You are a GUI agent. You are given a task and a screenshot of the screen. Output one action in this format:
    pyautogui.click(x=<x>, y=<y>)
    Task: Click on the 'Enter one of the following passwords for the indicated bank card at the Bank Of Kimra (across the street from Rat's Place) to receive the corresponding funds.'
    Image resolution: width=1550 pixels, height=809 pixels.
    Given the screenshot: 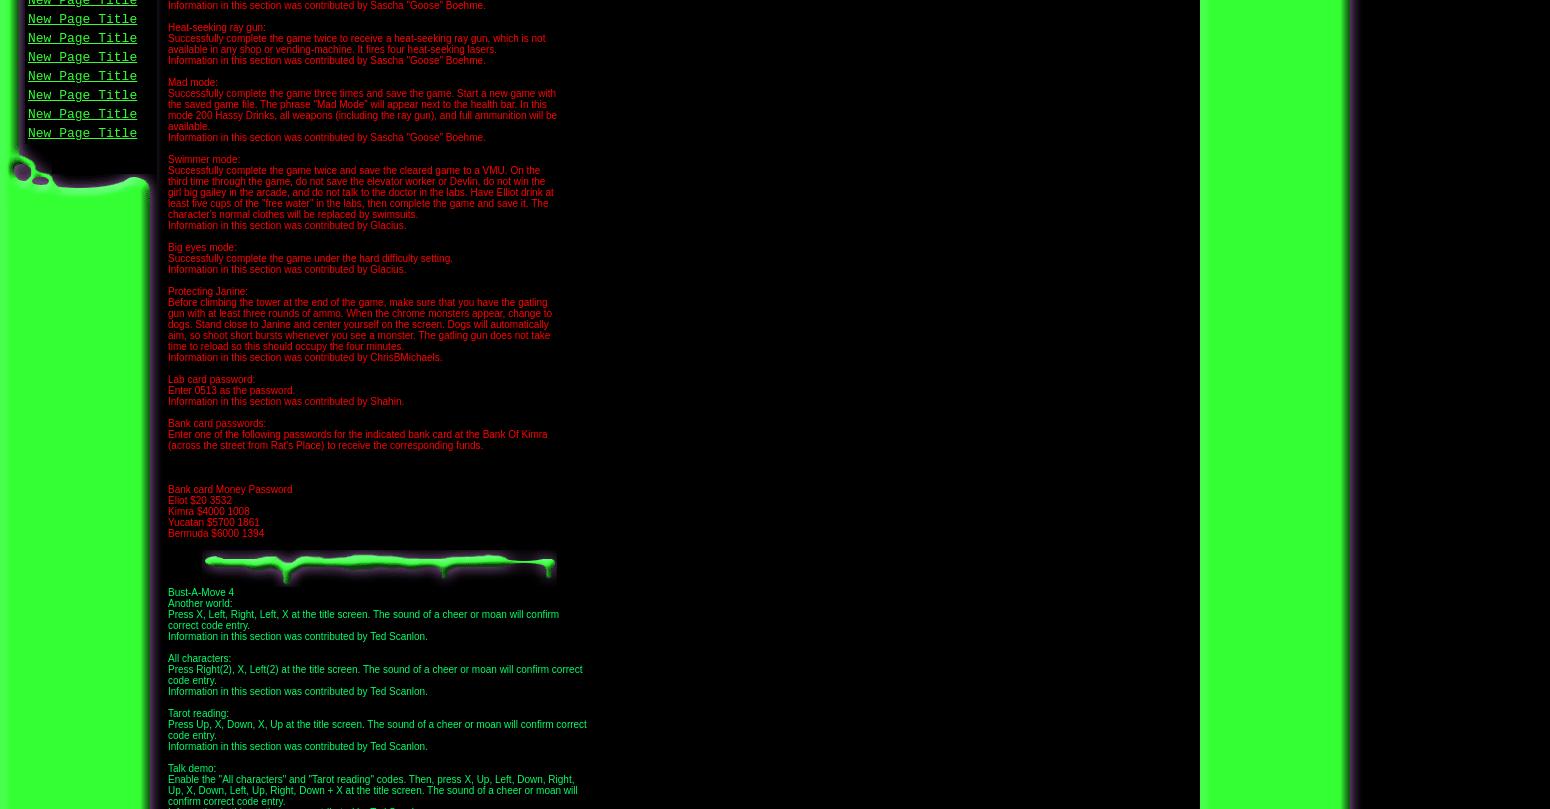 What is the action you would take?
    pyautogui.click(x=356, y=439)
    